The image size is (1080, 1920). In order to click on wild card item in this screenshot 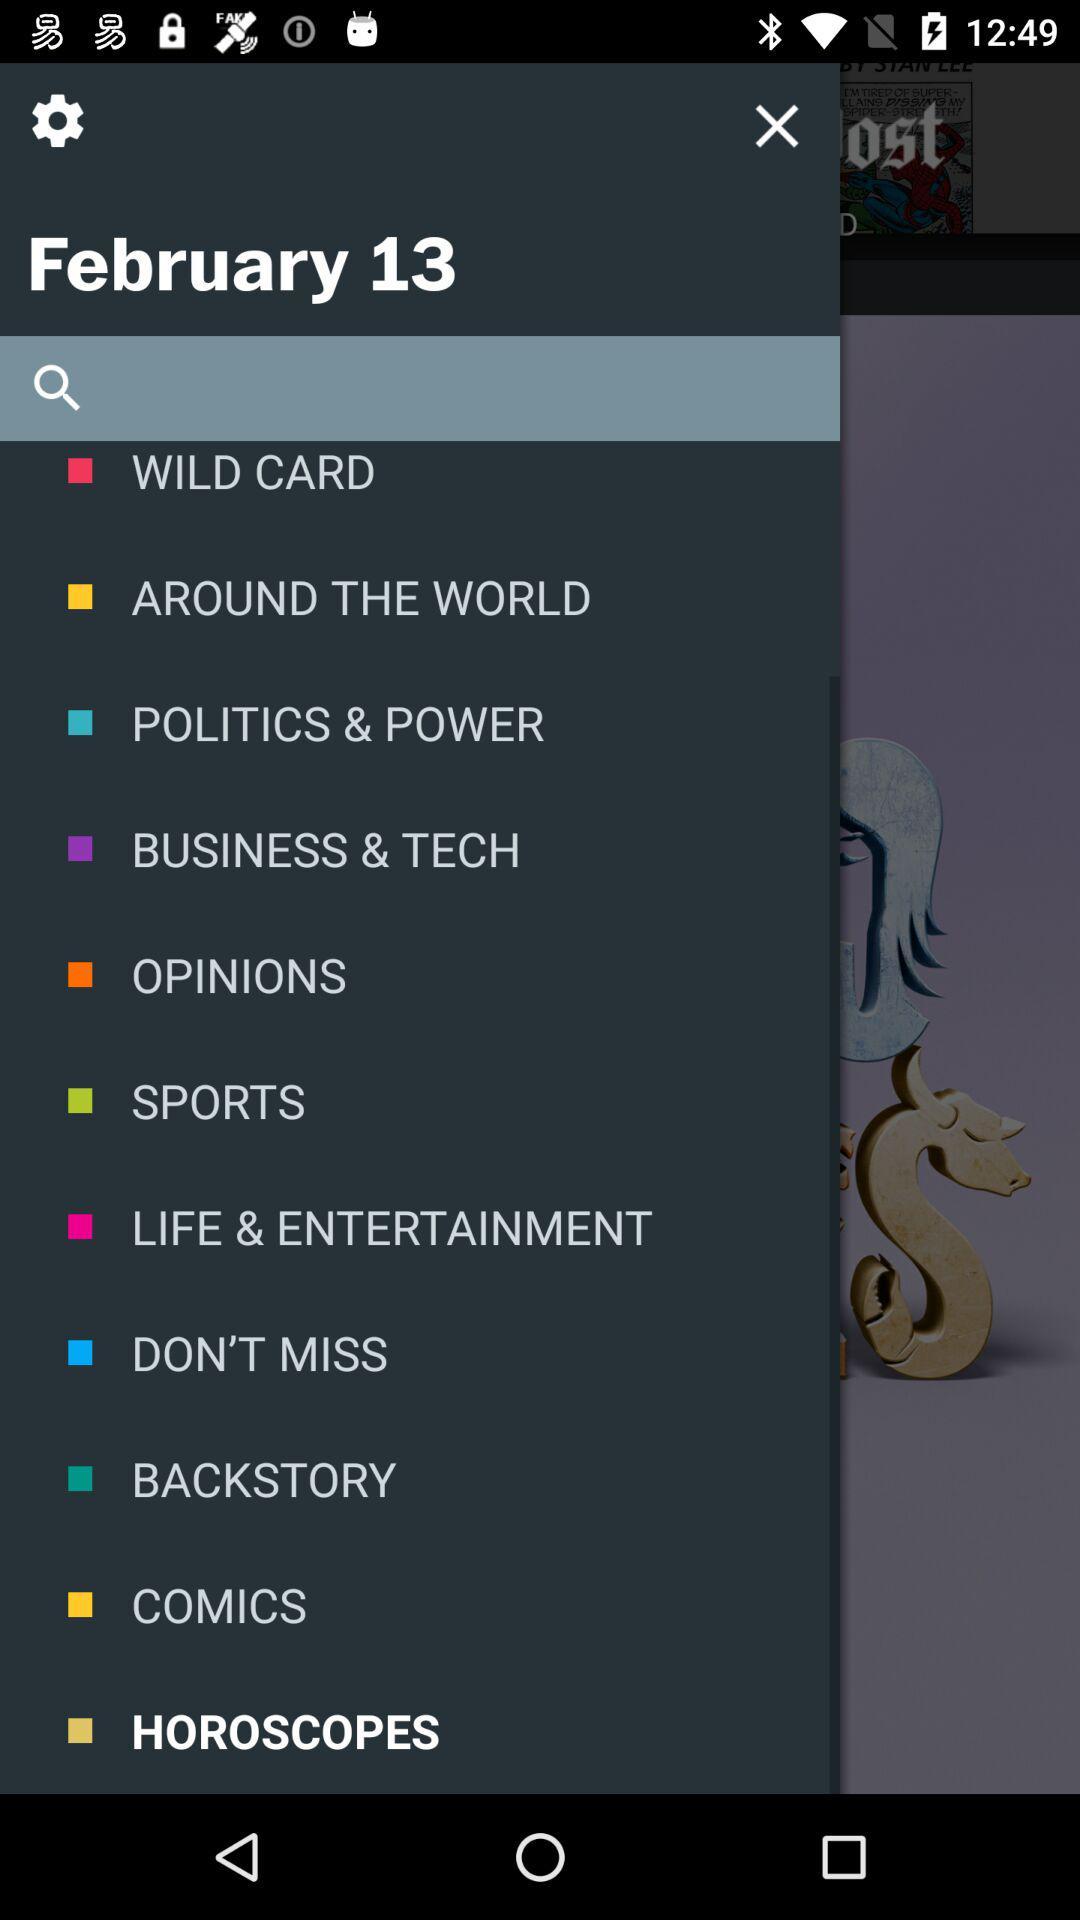, I will do `click(419, 487)`.